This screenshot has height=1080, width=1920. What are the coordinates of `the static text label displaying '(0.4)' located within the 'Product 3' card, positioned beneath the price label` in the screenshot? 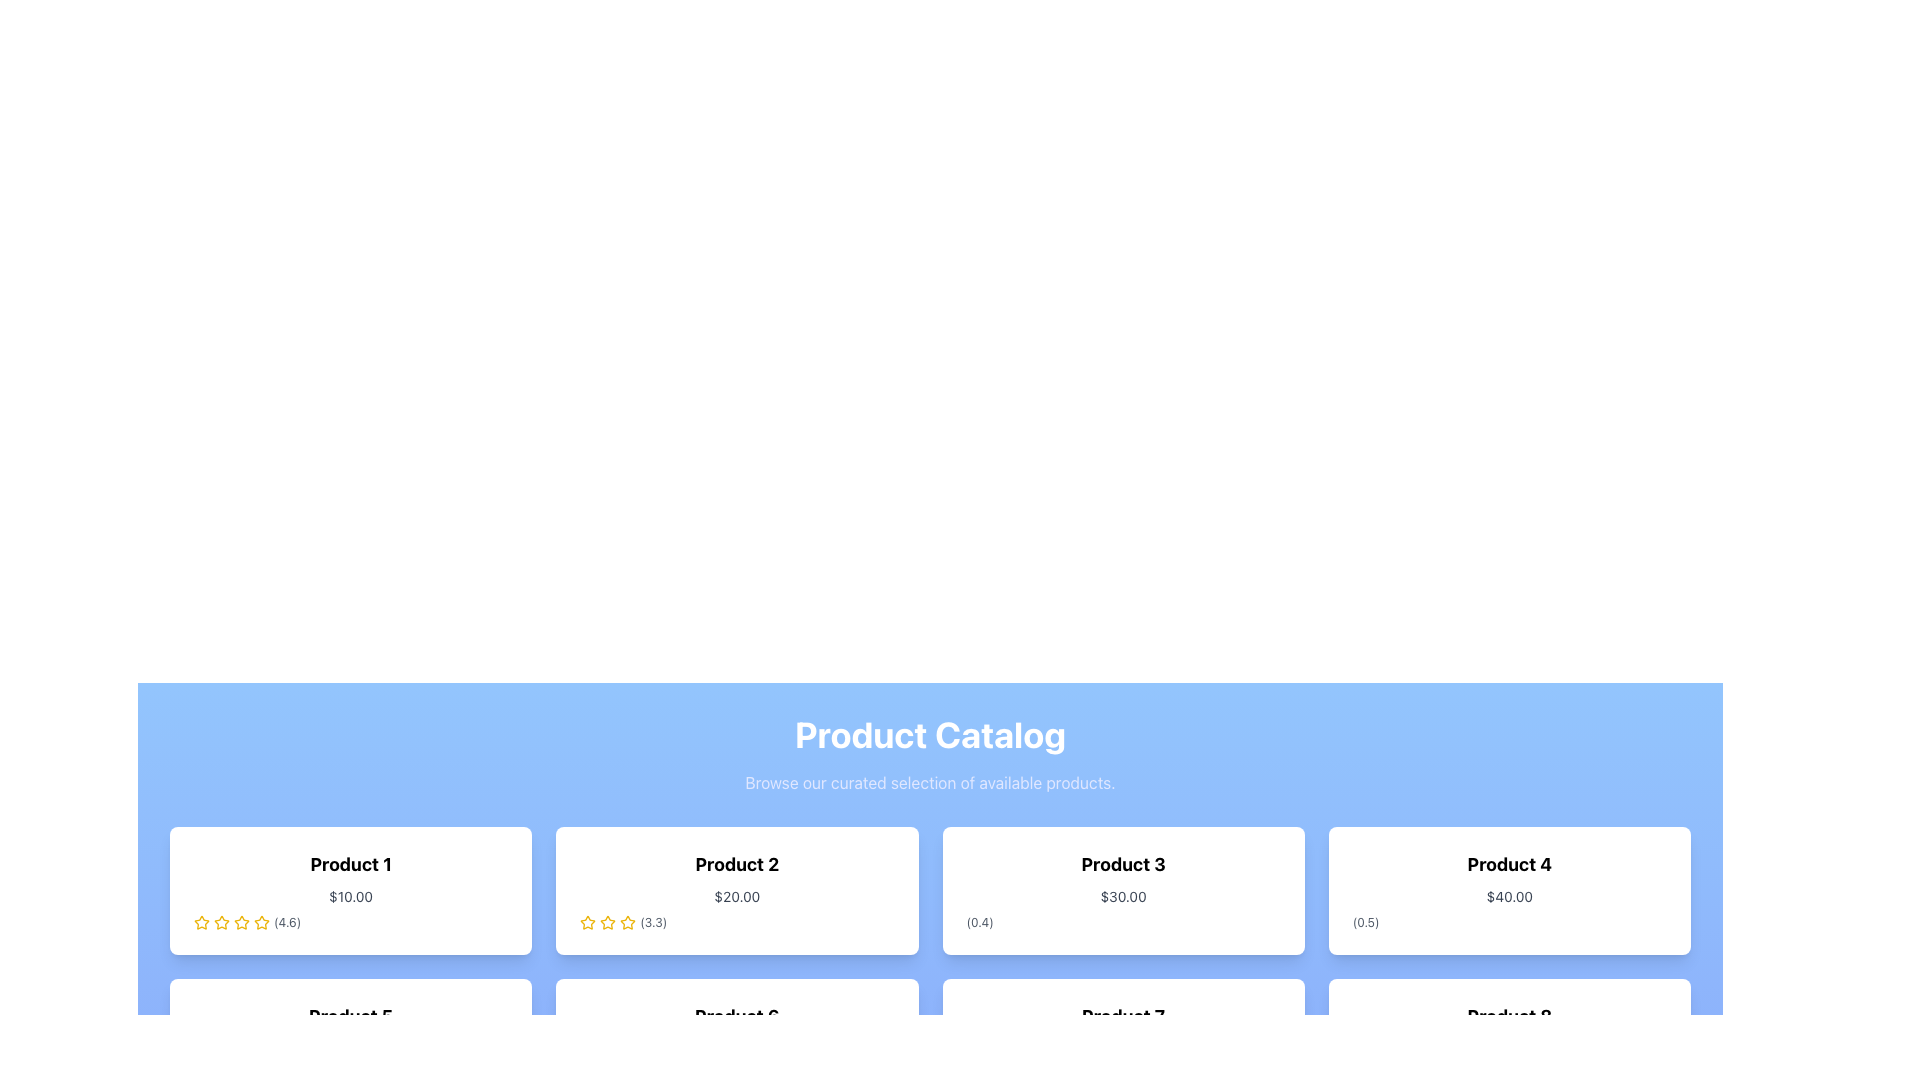 It's located at (980, 922).